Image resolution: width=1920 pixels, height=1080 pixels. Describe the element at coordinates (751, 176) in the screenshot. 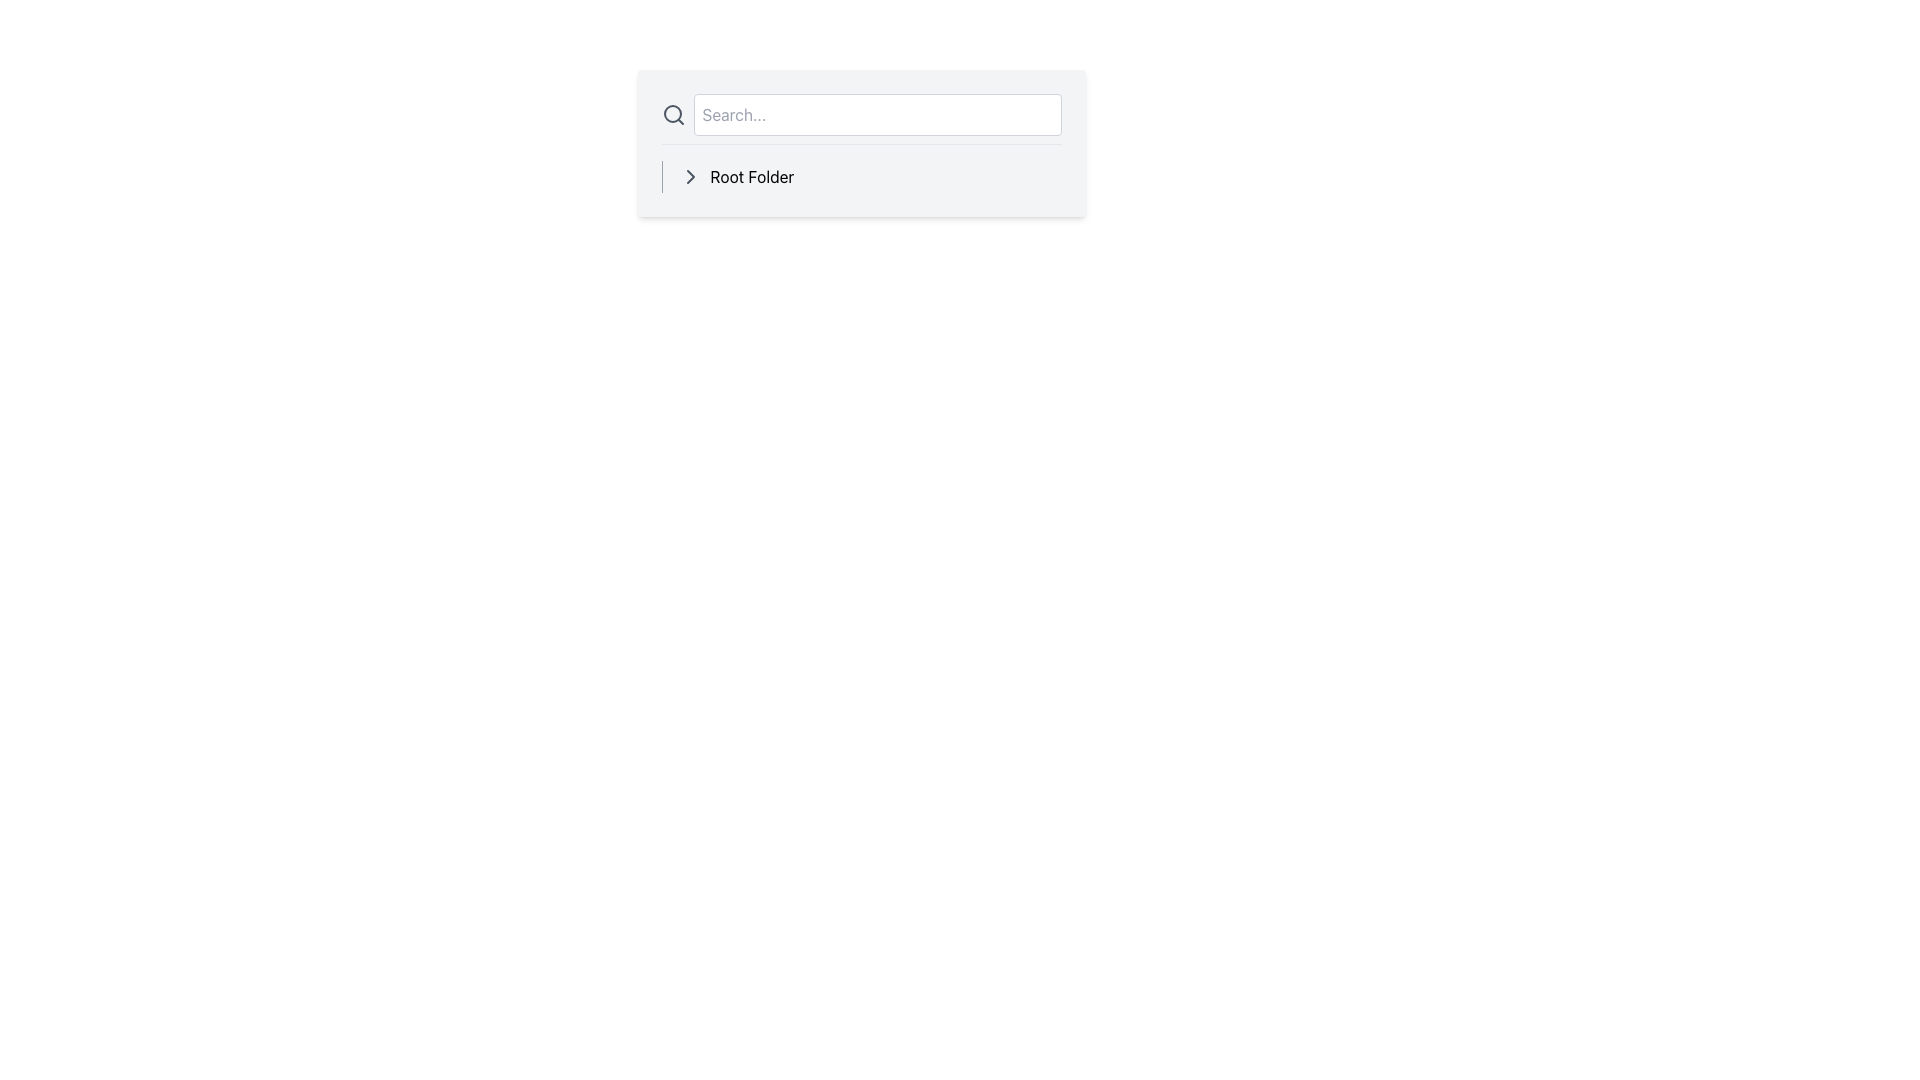

I see `the text label 'Root Folder'` at that location.